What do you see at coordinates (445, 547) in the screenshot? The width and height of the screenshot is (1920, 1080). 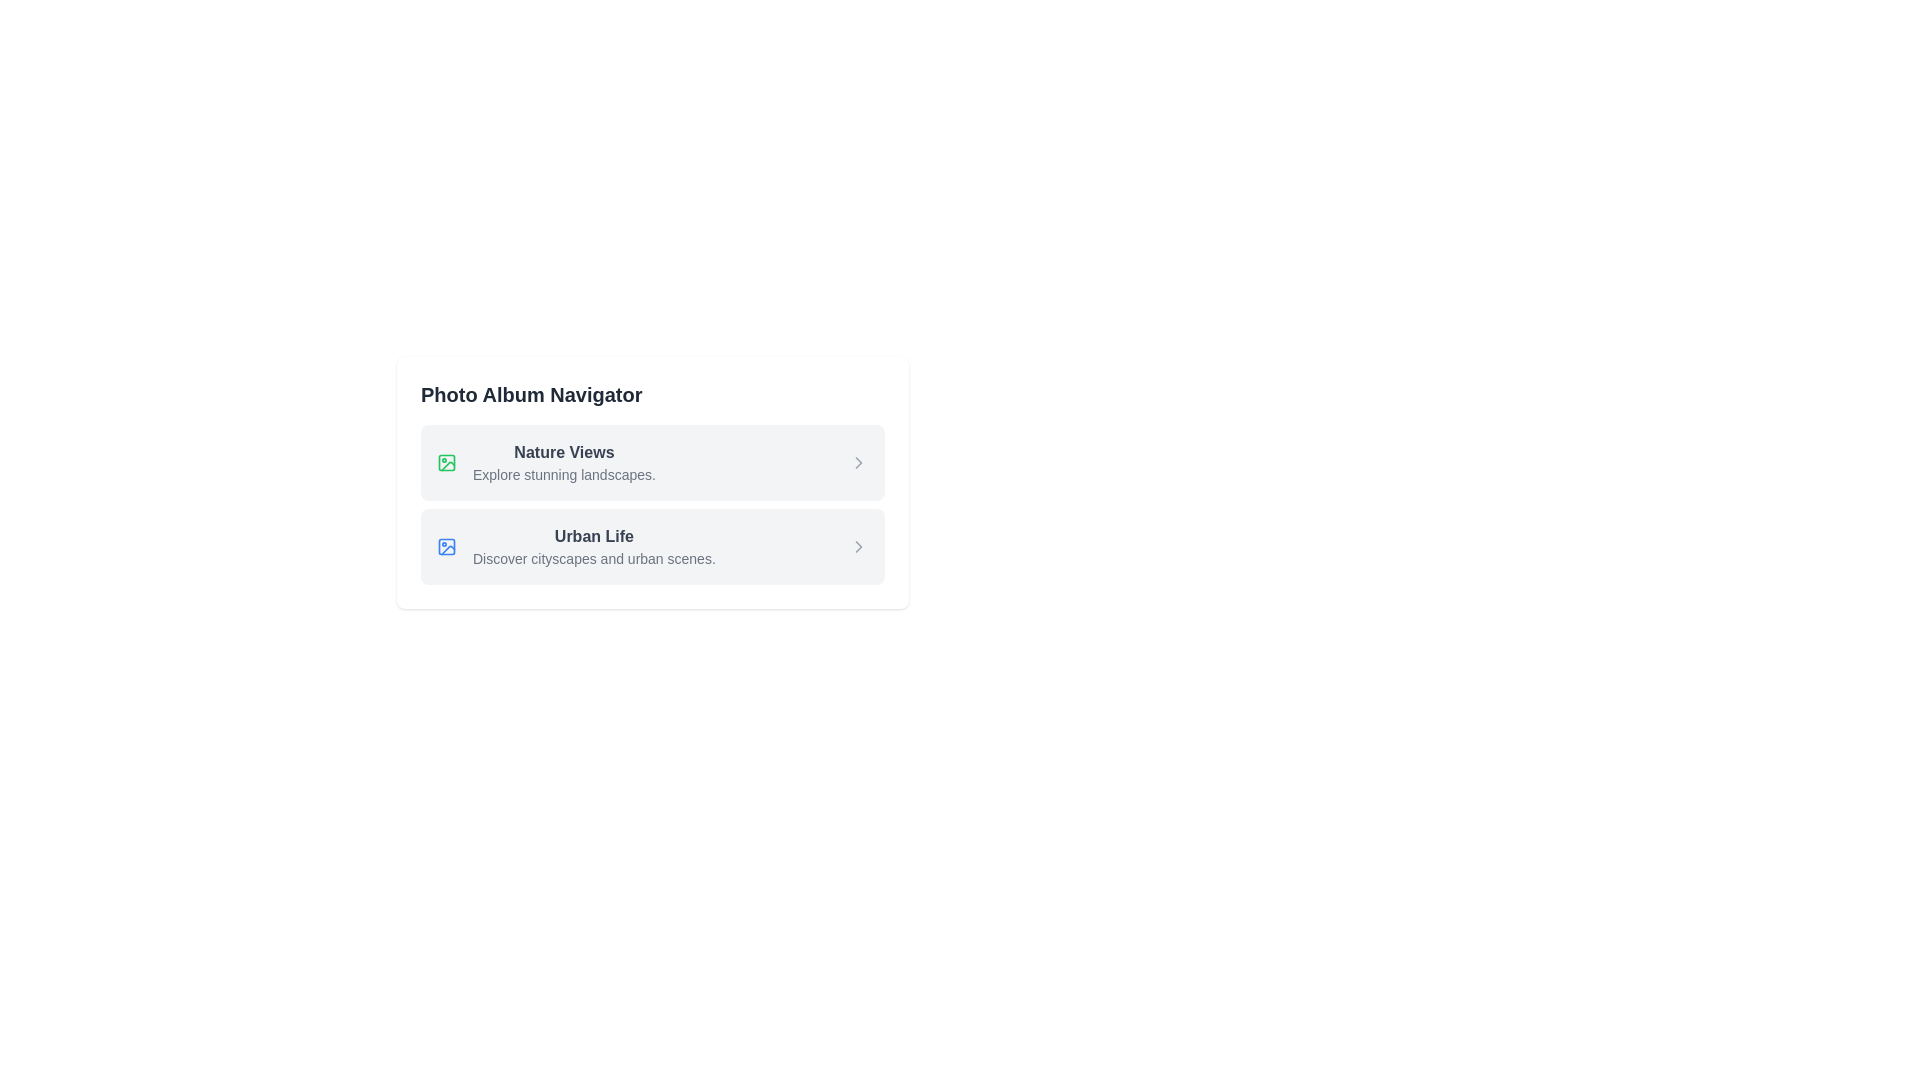 I see `the blue image icon representing a photo, which is located to the left of the 'Urban Life' title and 'Discover cityscapes and urban scenes.' description` at bounding box center [445, 547].